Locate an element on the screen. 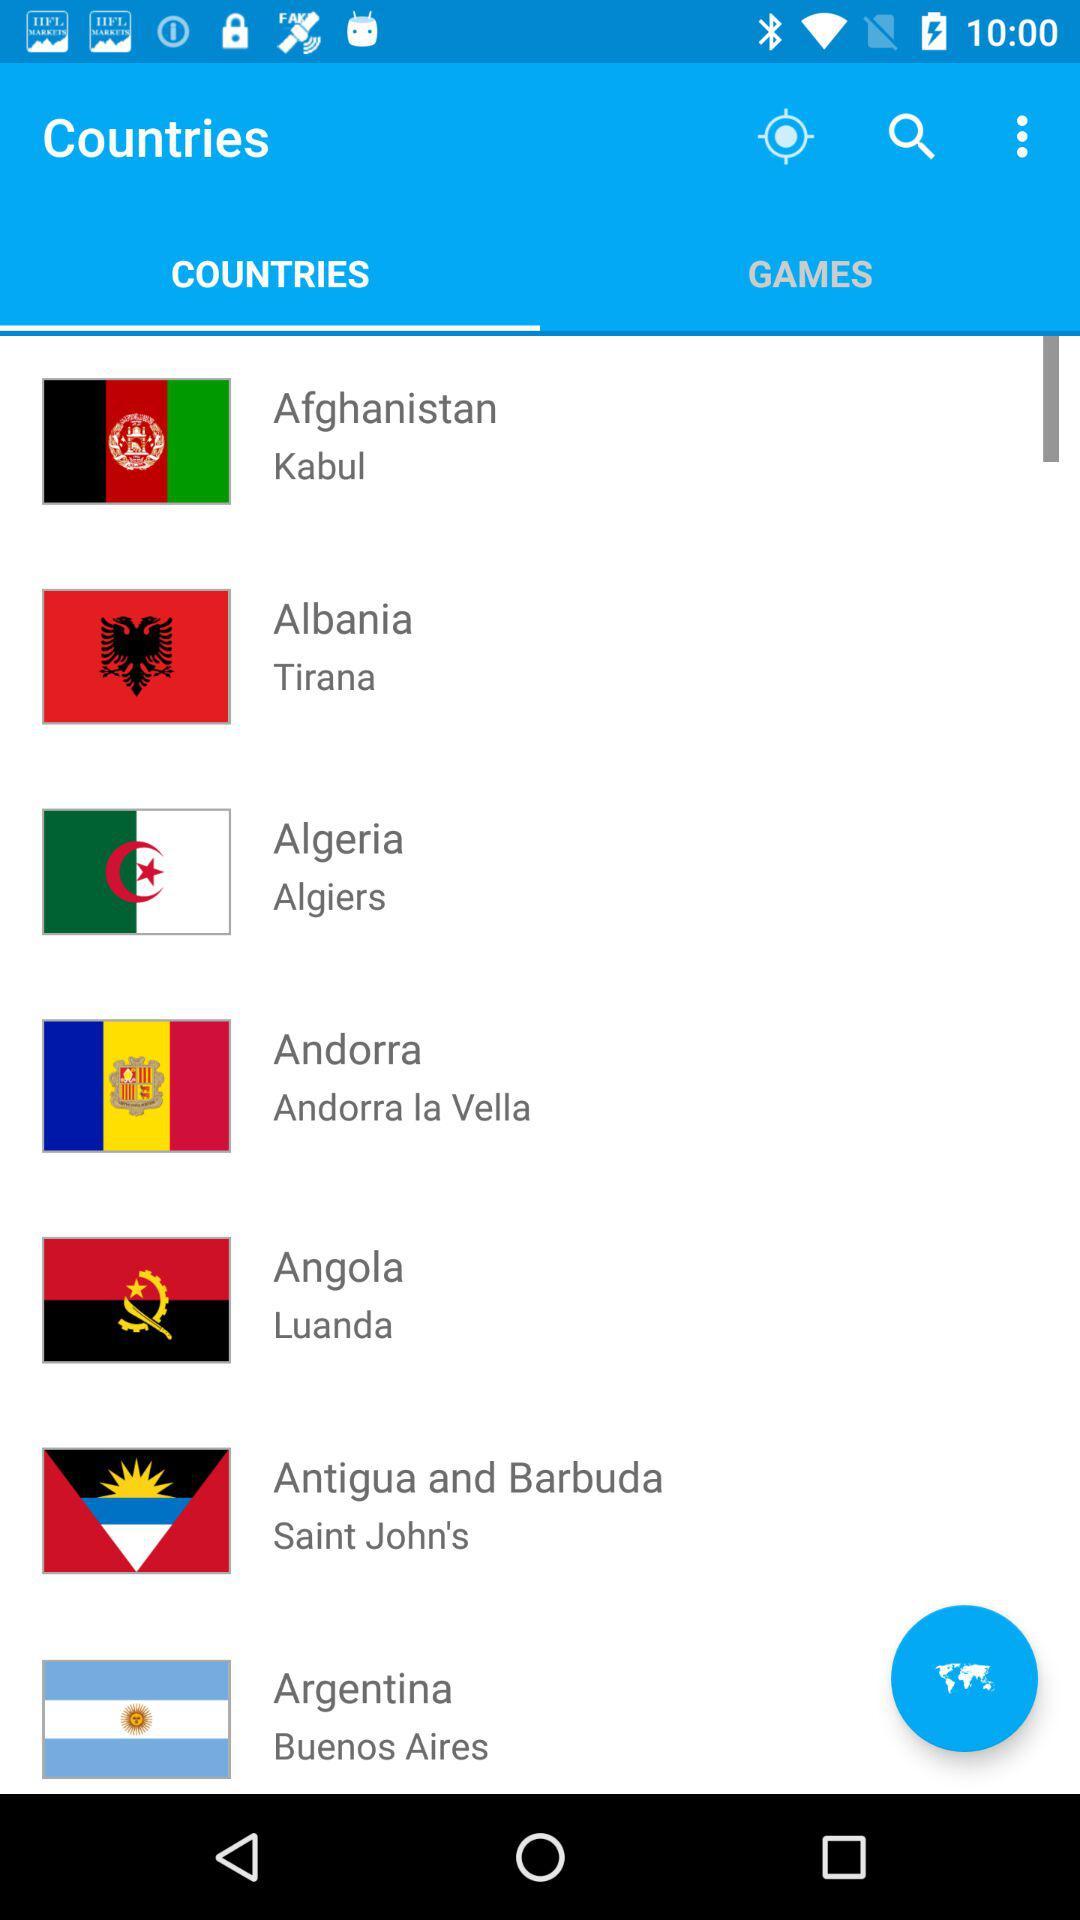  icon below the kabul icon is located at coordinates (342, 597).